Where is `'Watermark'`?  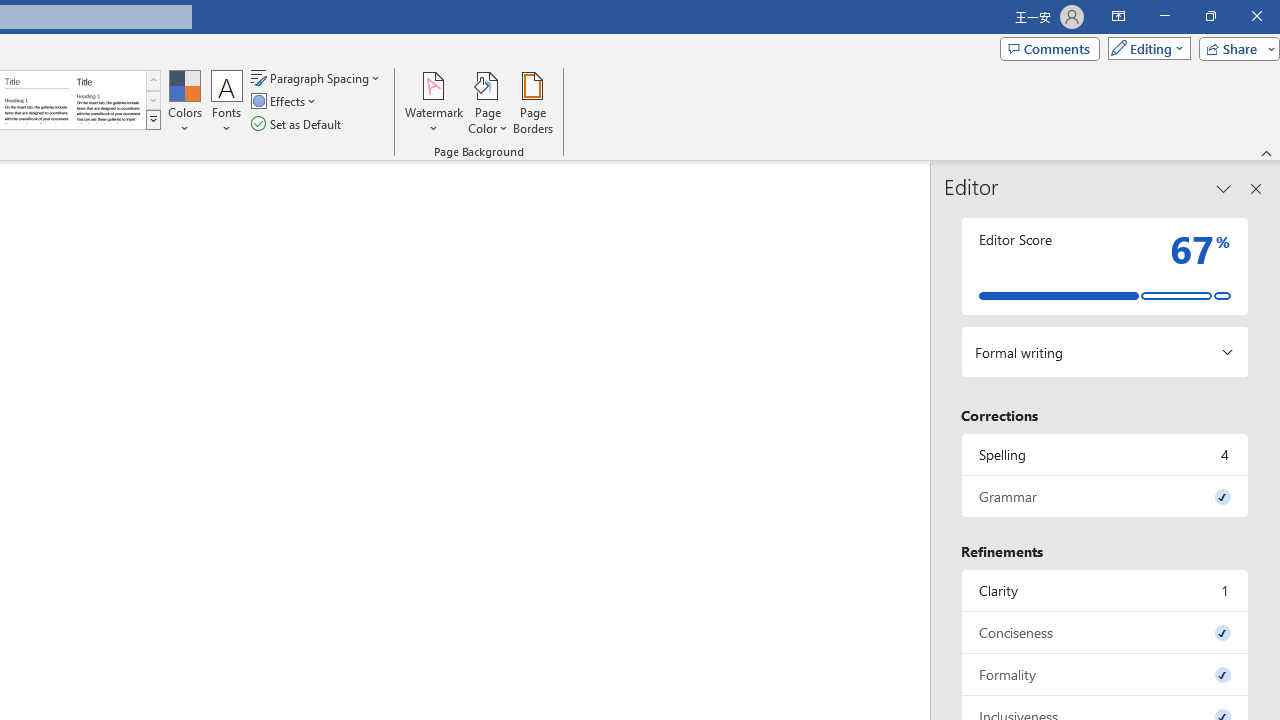
'Watermark' is located at coordinates (433, 103).